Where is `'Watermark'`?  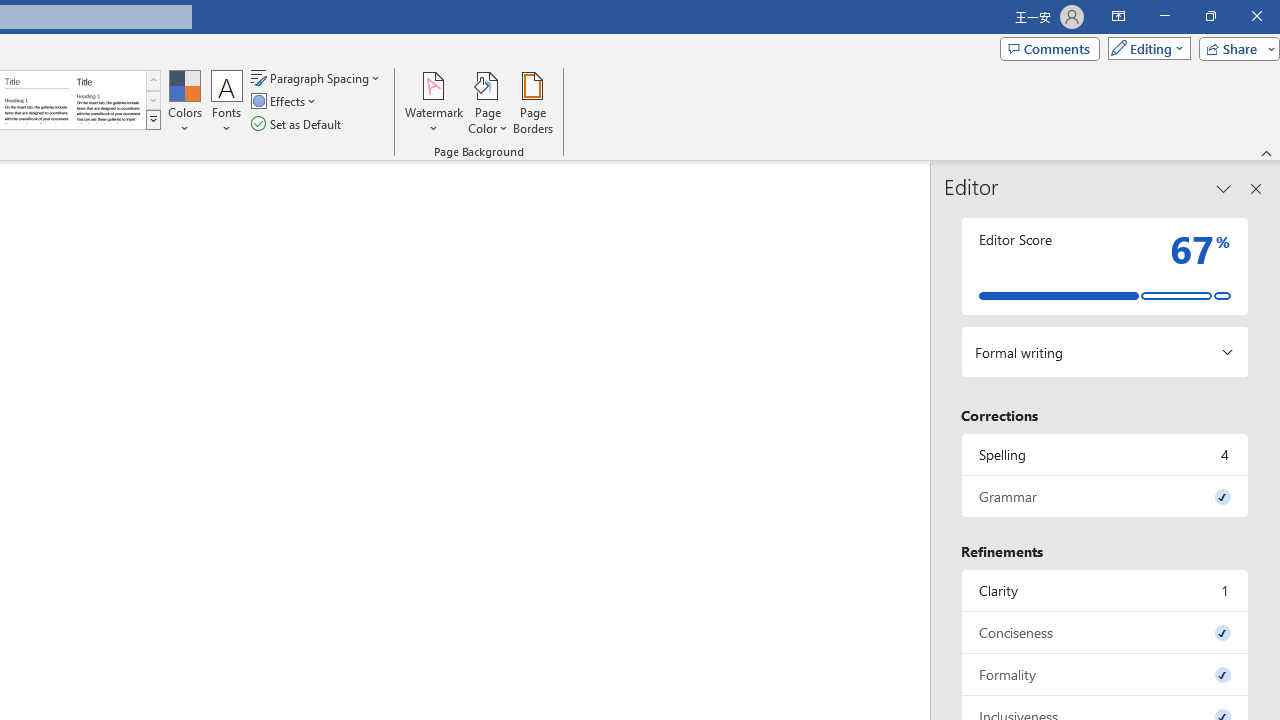
'Watermark' is located at coordinates (433, 103).